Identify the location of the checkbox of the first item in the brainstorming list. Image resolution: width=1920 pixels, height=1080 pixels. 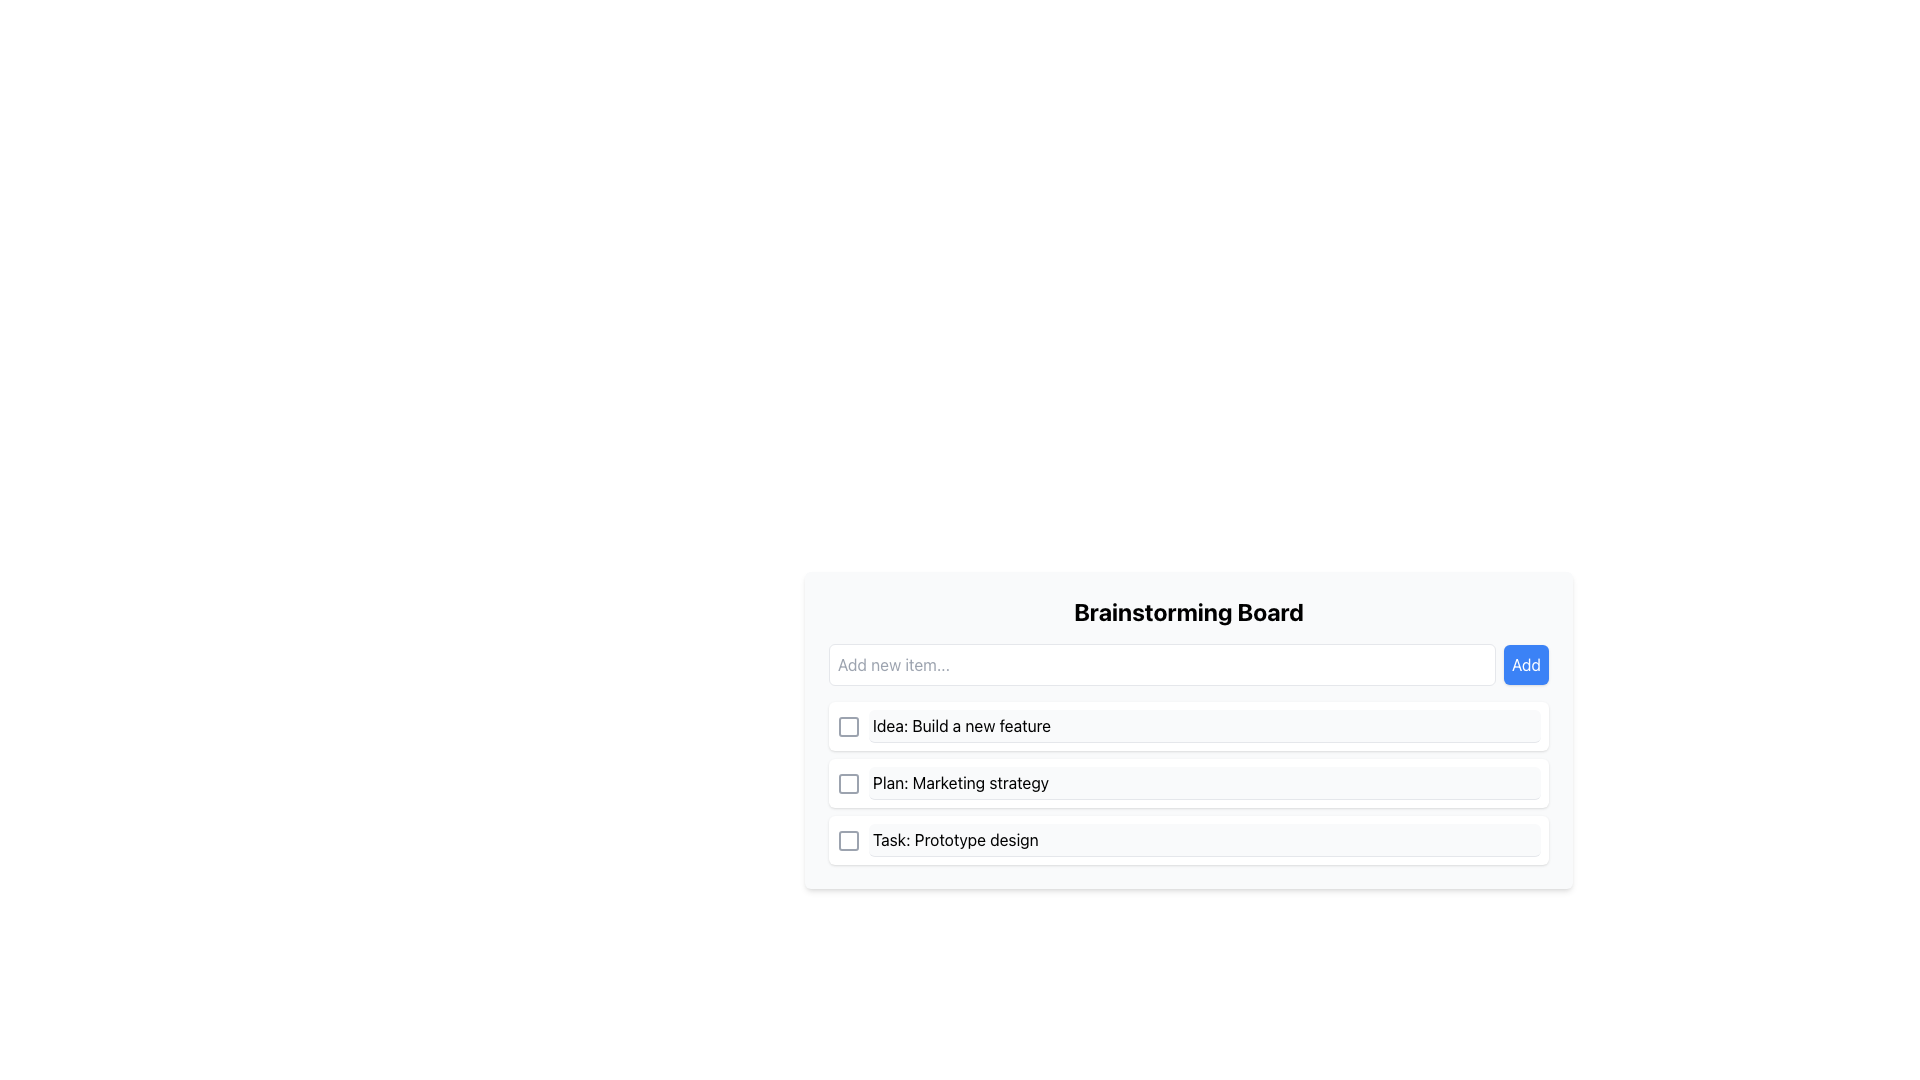
(1189, 726).